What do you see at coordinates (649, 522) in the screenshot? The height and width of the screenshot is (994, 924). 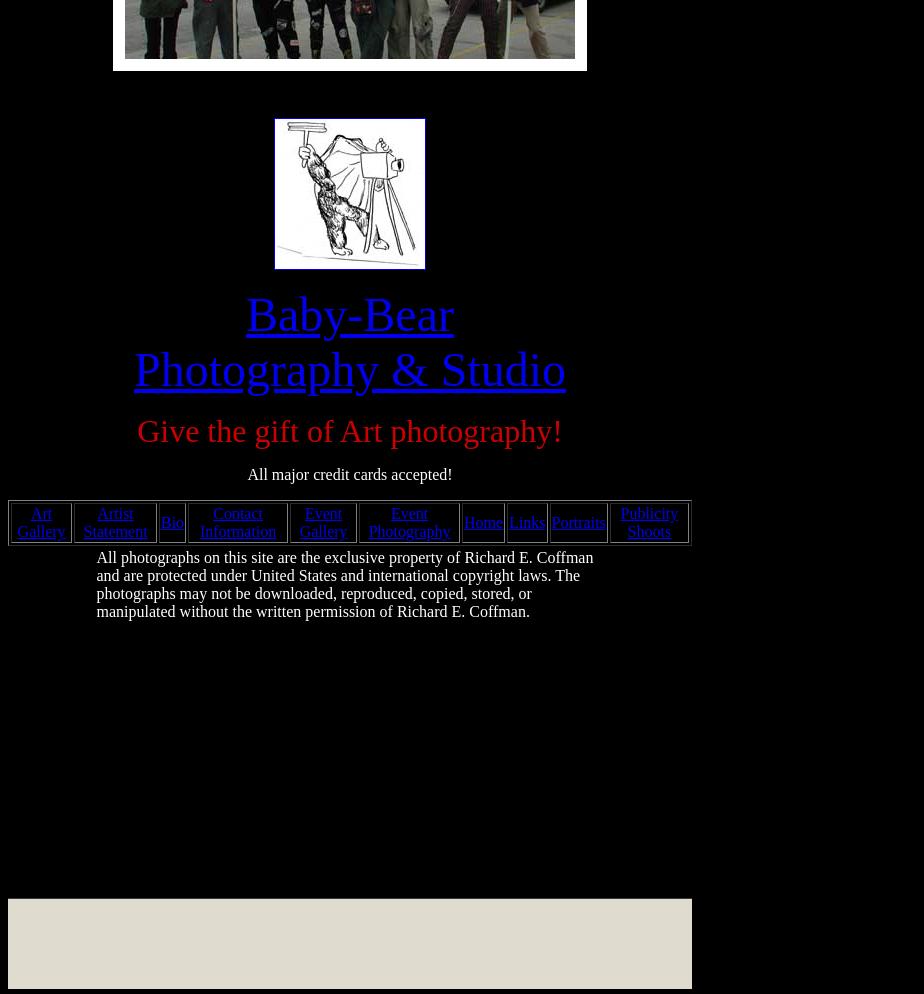 I see `'Publicity Shoots'` at bounding box center [649, 522].